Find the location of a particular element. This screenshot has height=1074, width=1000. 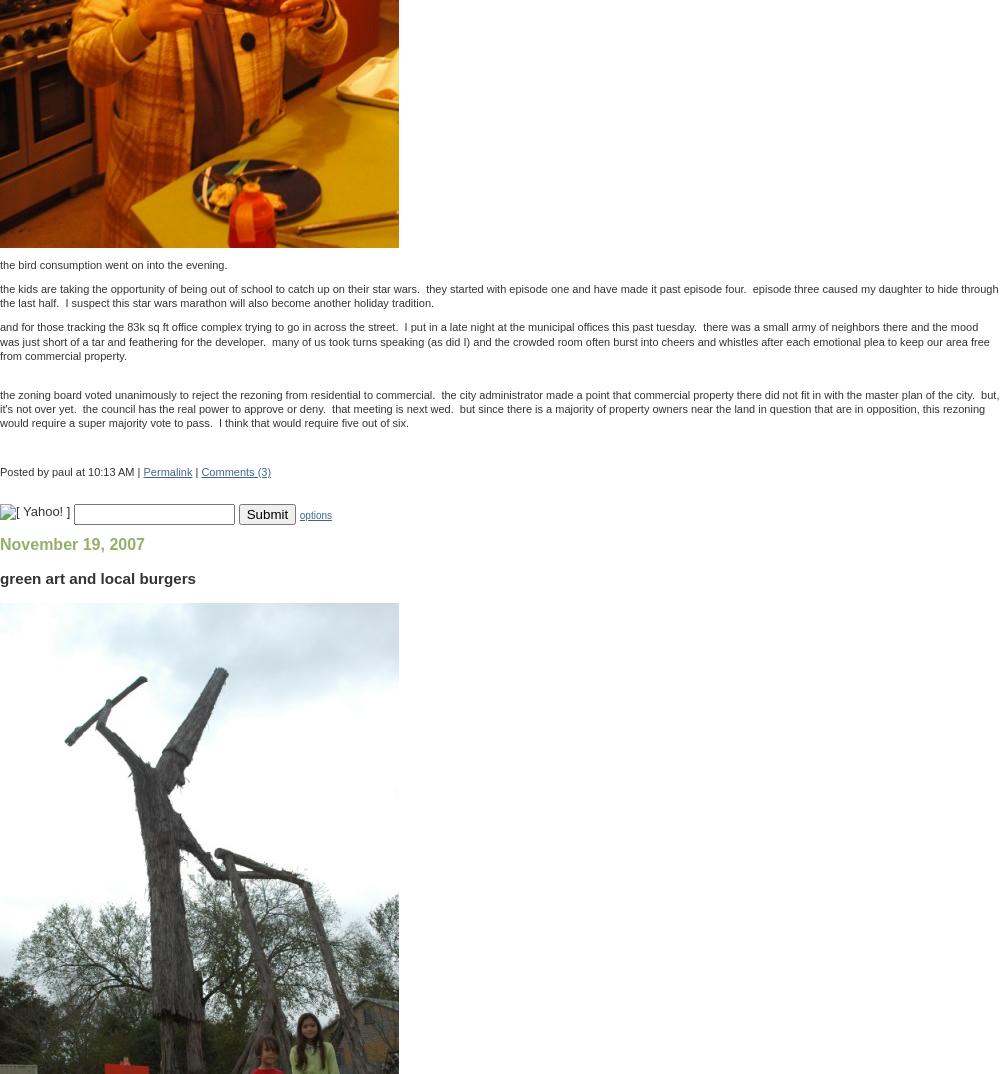

'Posted by paul at 10:13 AM' is located at coordinates (66, 469).